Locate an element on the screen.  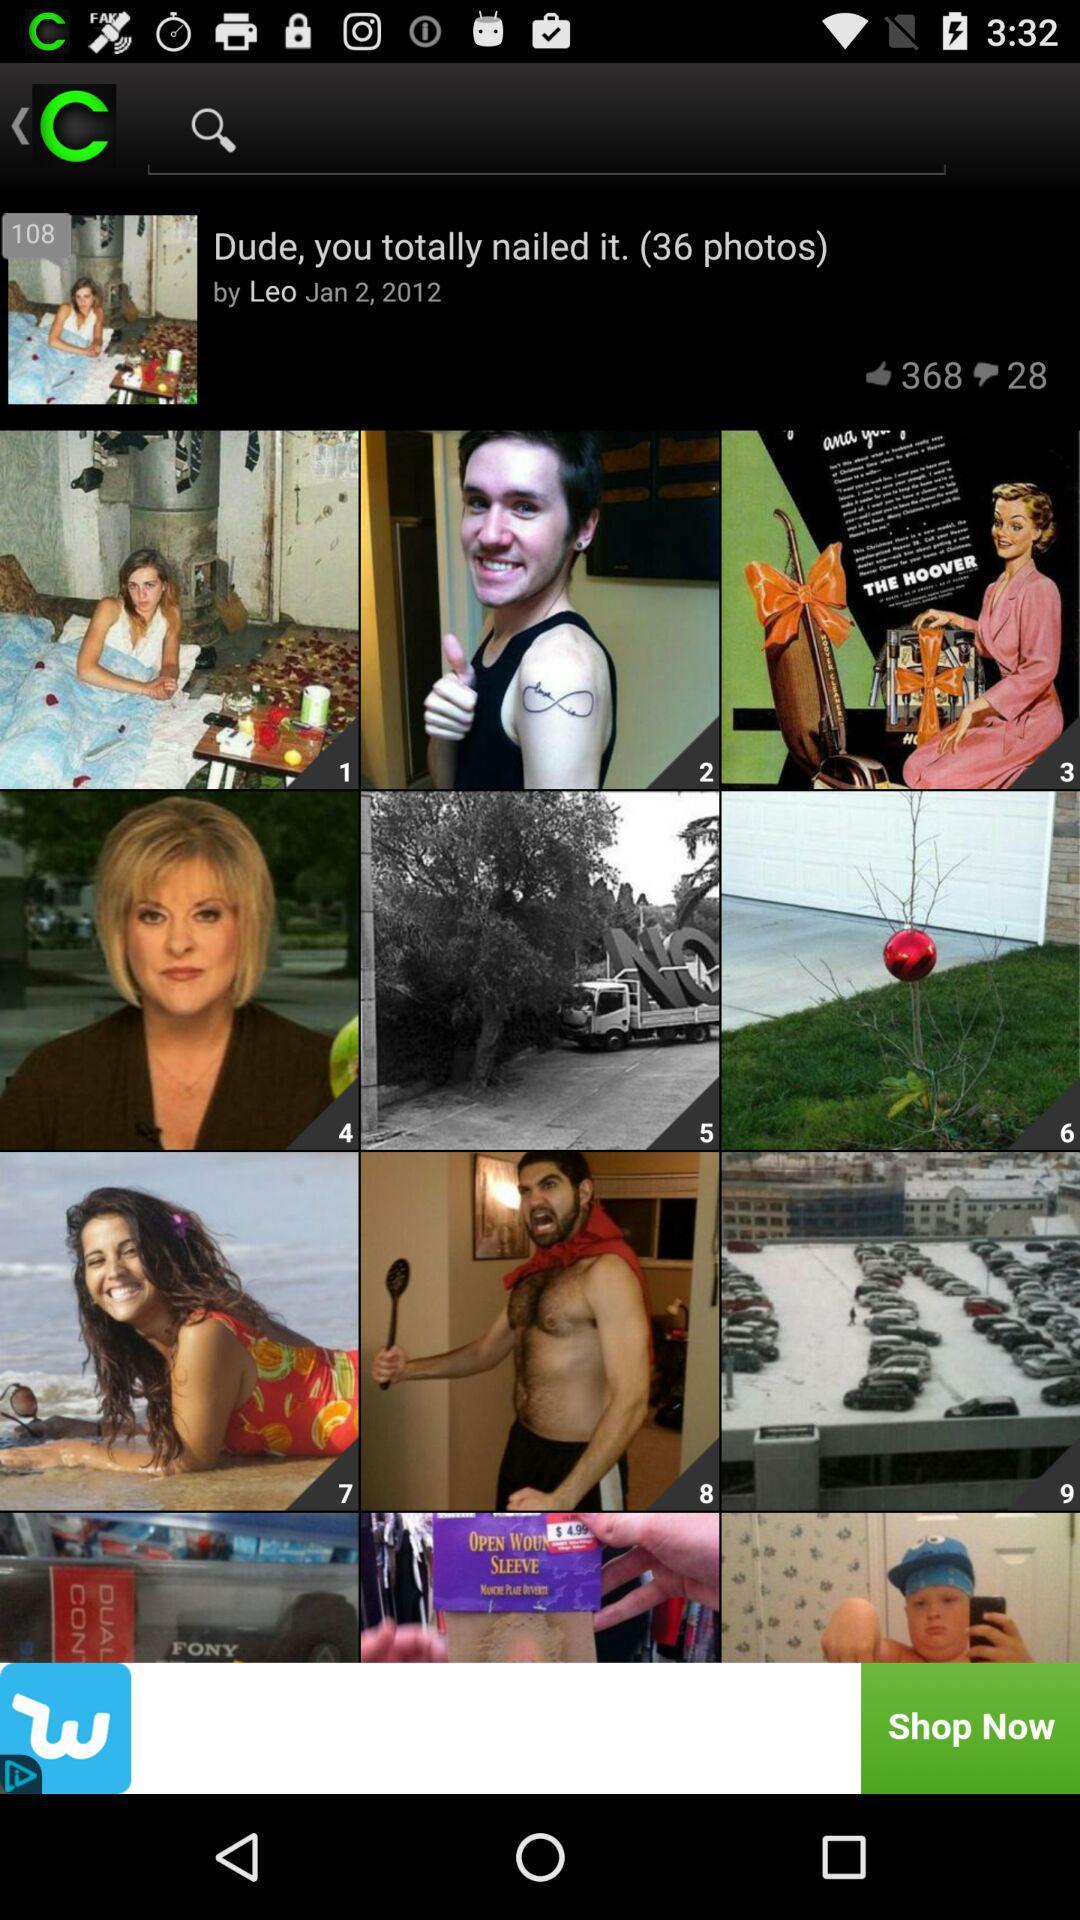
the 6 image is located at coordinates (901, 970).